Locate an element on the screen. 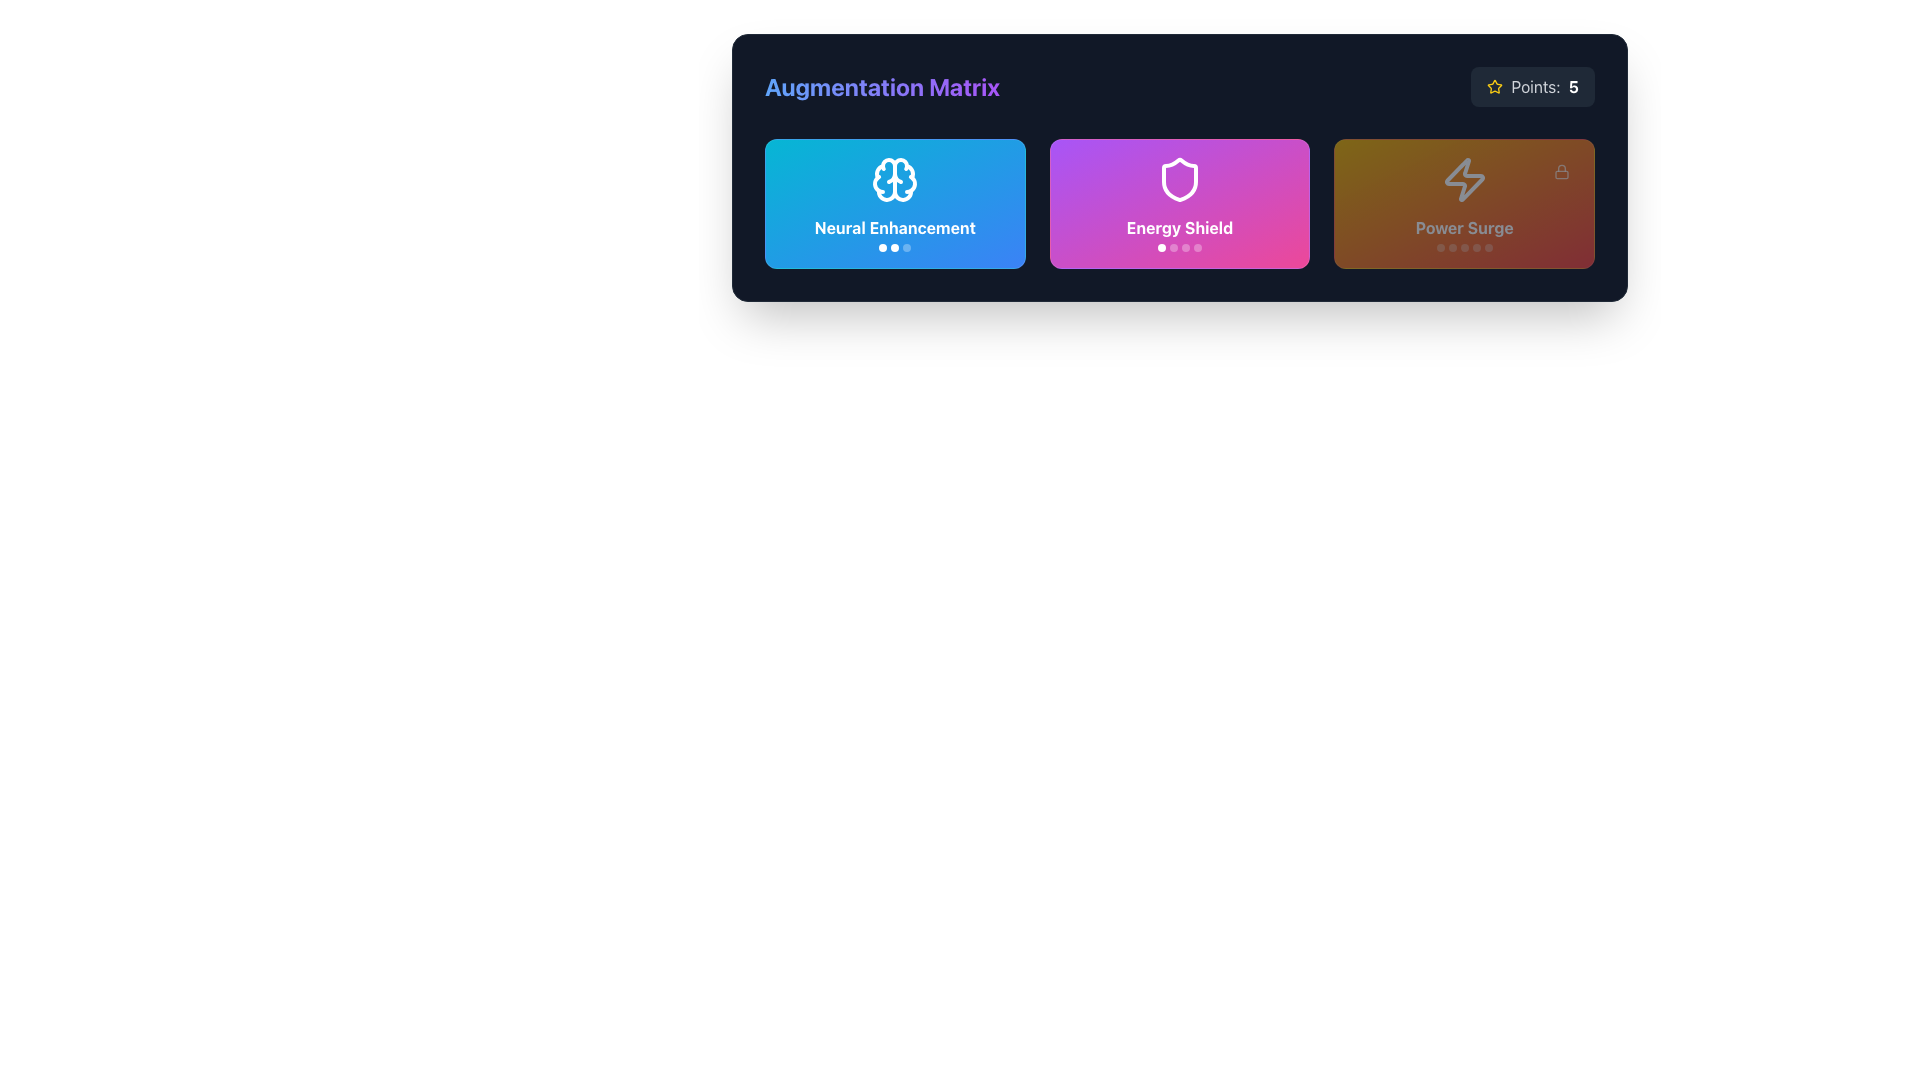 The image size is (1920, 1080). the yellow star outline icon located near the text 'Points: 5' in the top-right corner of the UI section with a dark background is located at coordinates (1495, 86).